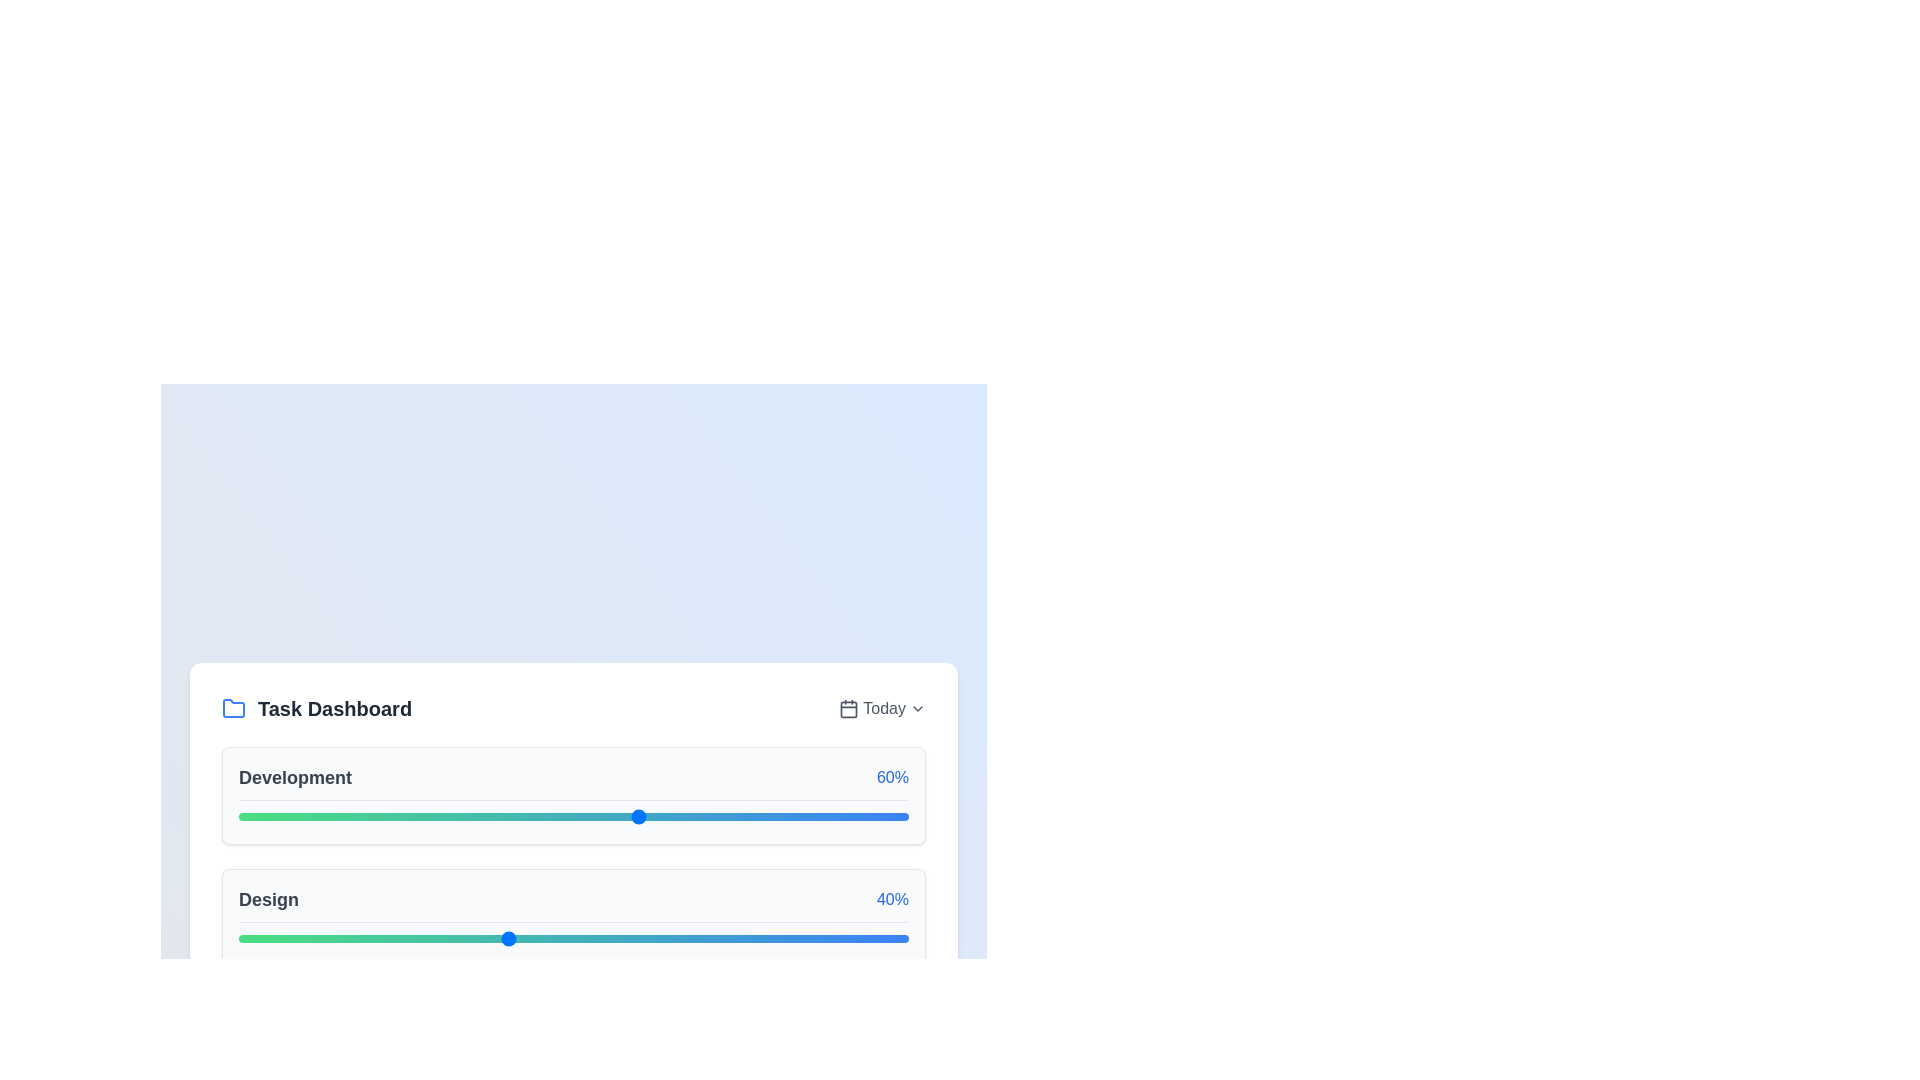 The image size is (1920, 1080). Describe the element at coordinates (579, 817) in the screenshot. I see `the slider` at that location.